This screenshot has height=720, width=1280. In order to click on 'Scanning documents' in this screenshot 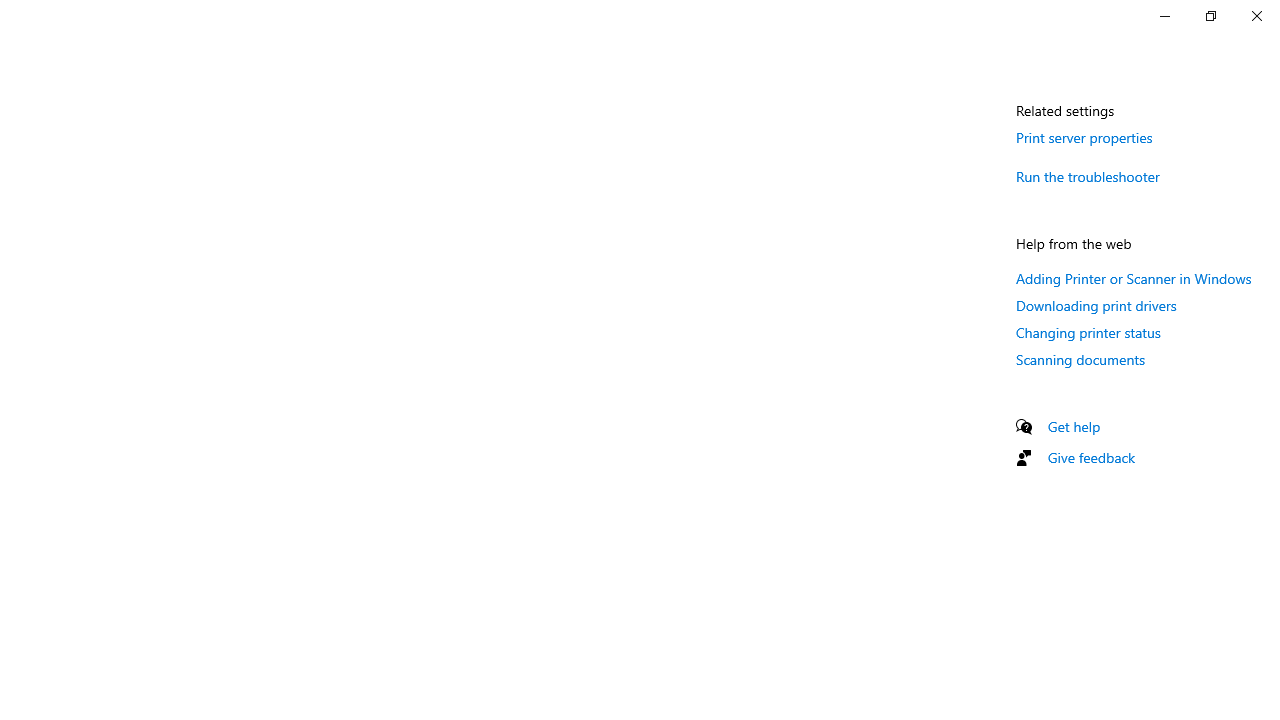, I will do `click(1079, 358)`.